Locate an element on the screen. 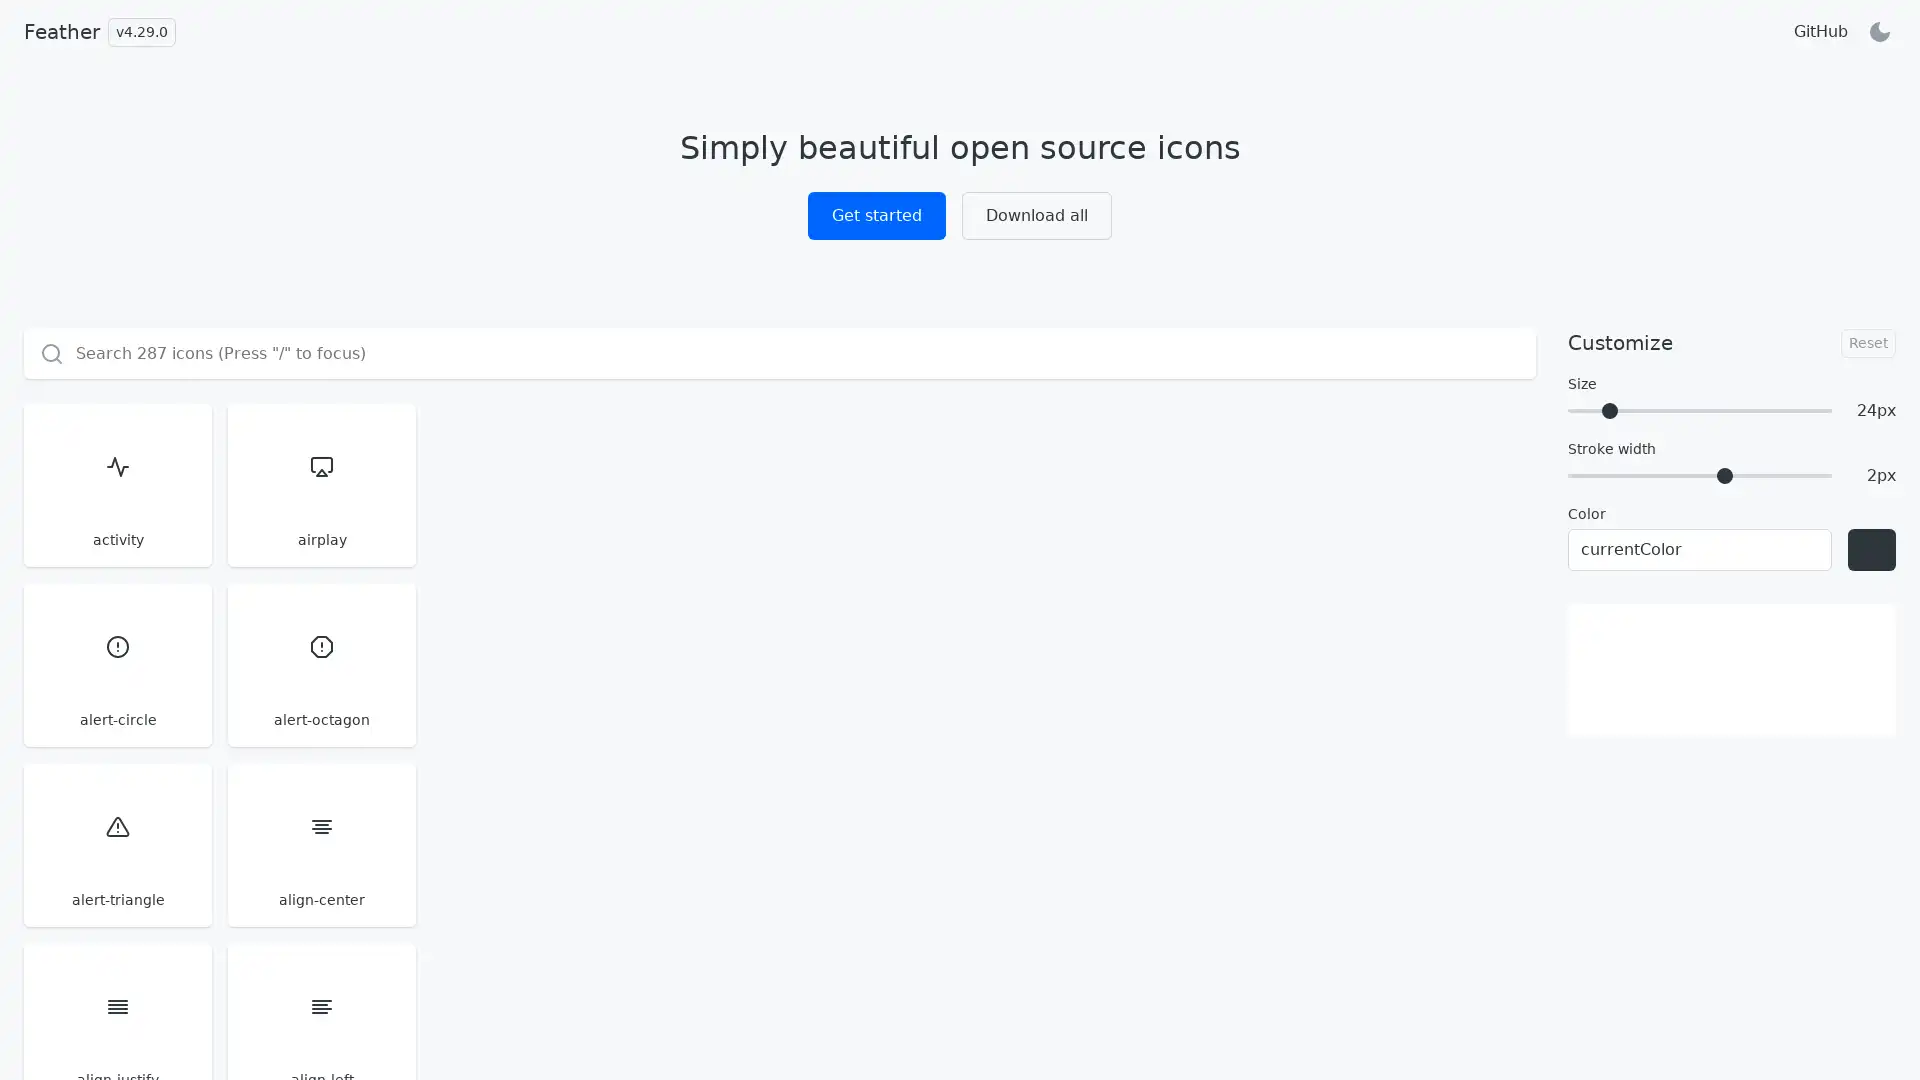 The image size is (1920, 1080). Reset is located at coordinates (1867, 341).